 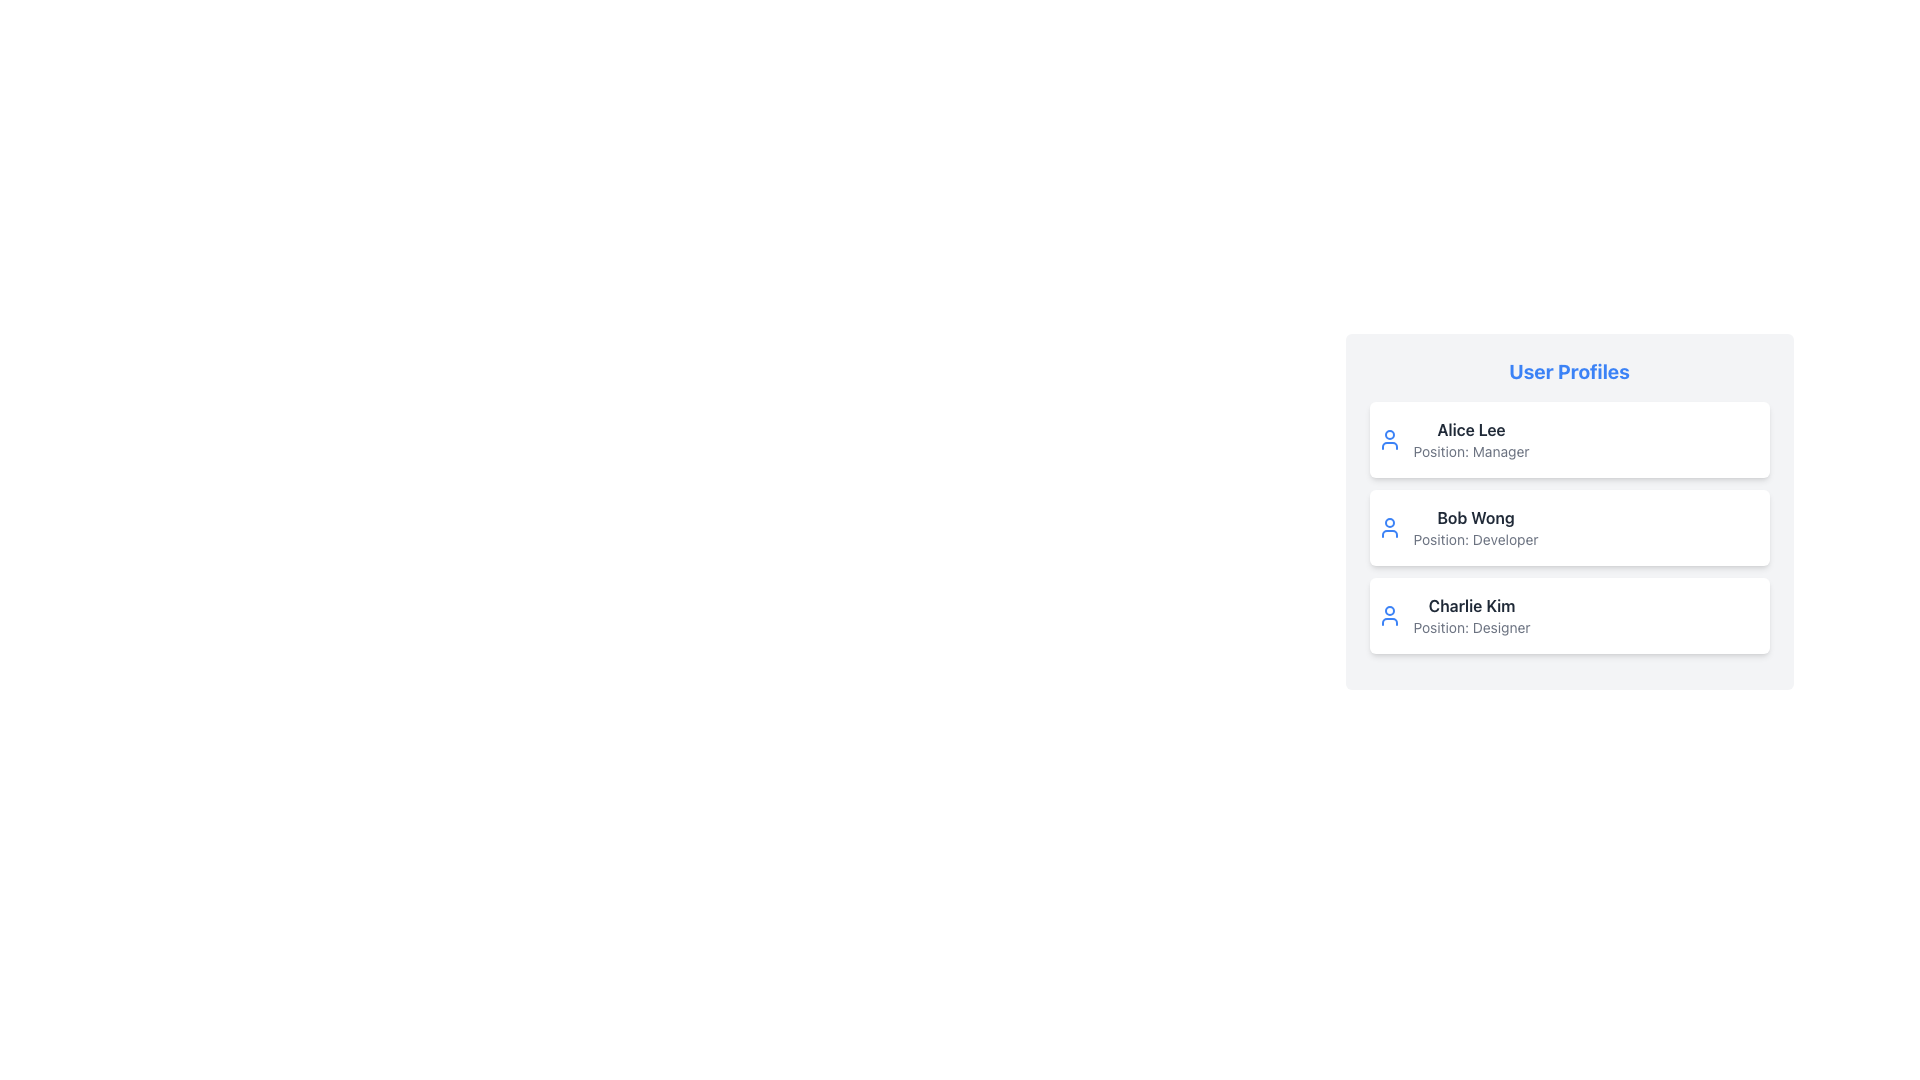 I want to click on the text label displaying 'Bob Wong Position: Developer', which is located in the second row under 'User Profiles', so click(x=1476, y=527).